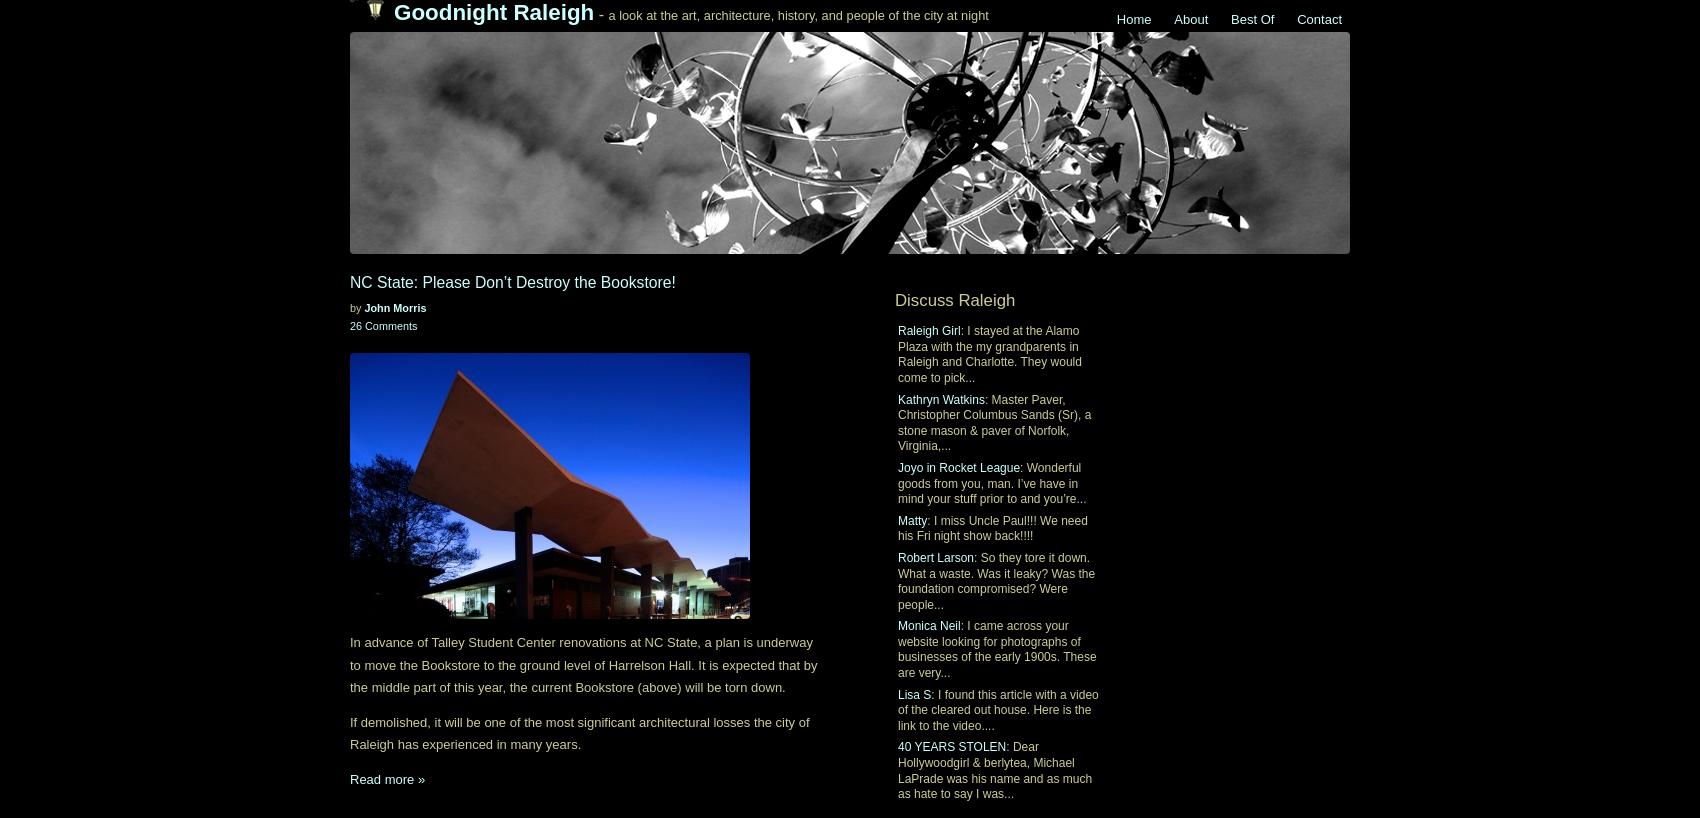  What do you see at coordinates (996, 649) in the screenshot?
I see `': I came across your website looking for photographs of businesses of the early 1900s. These are very...'` at bounding box center [996, 649].